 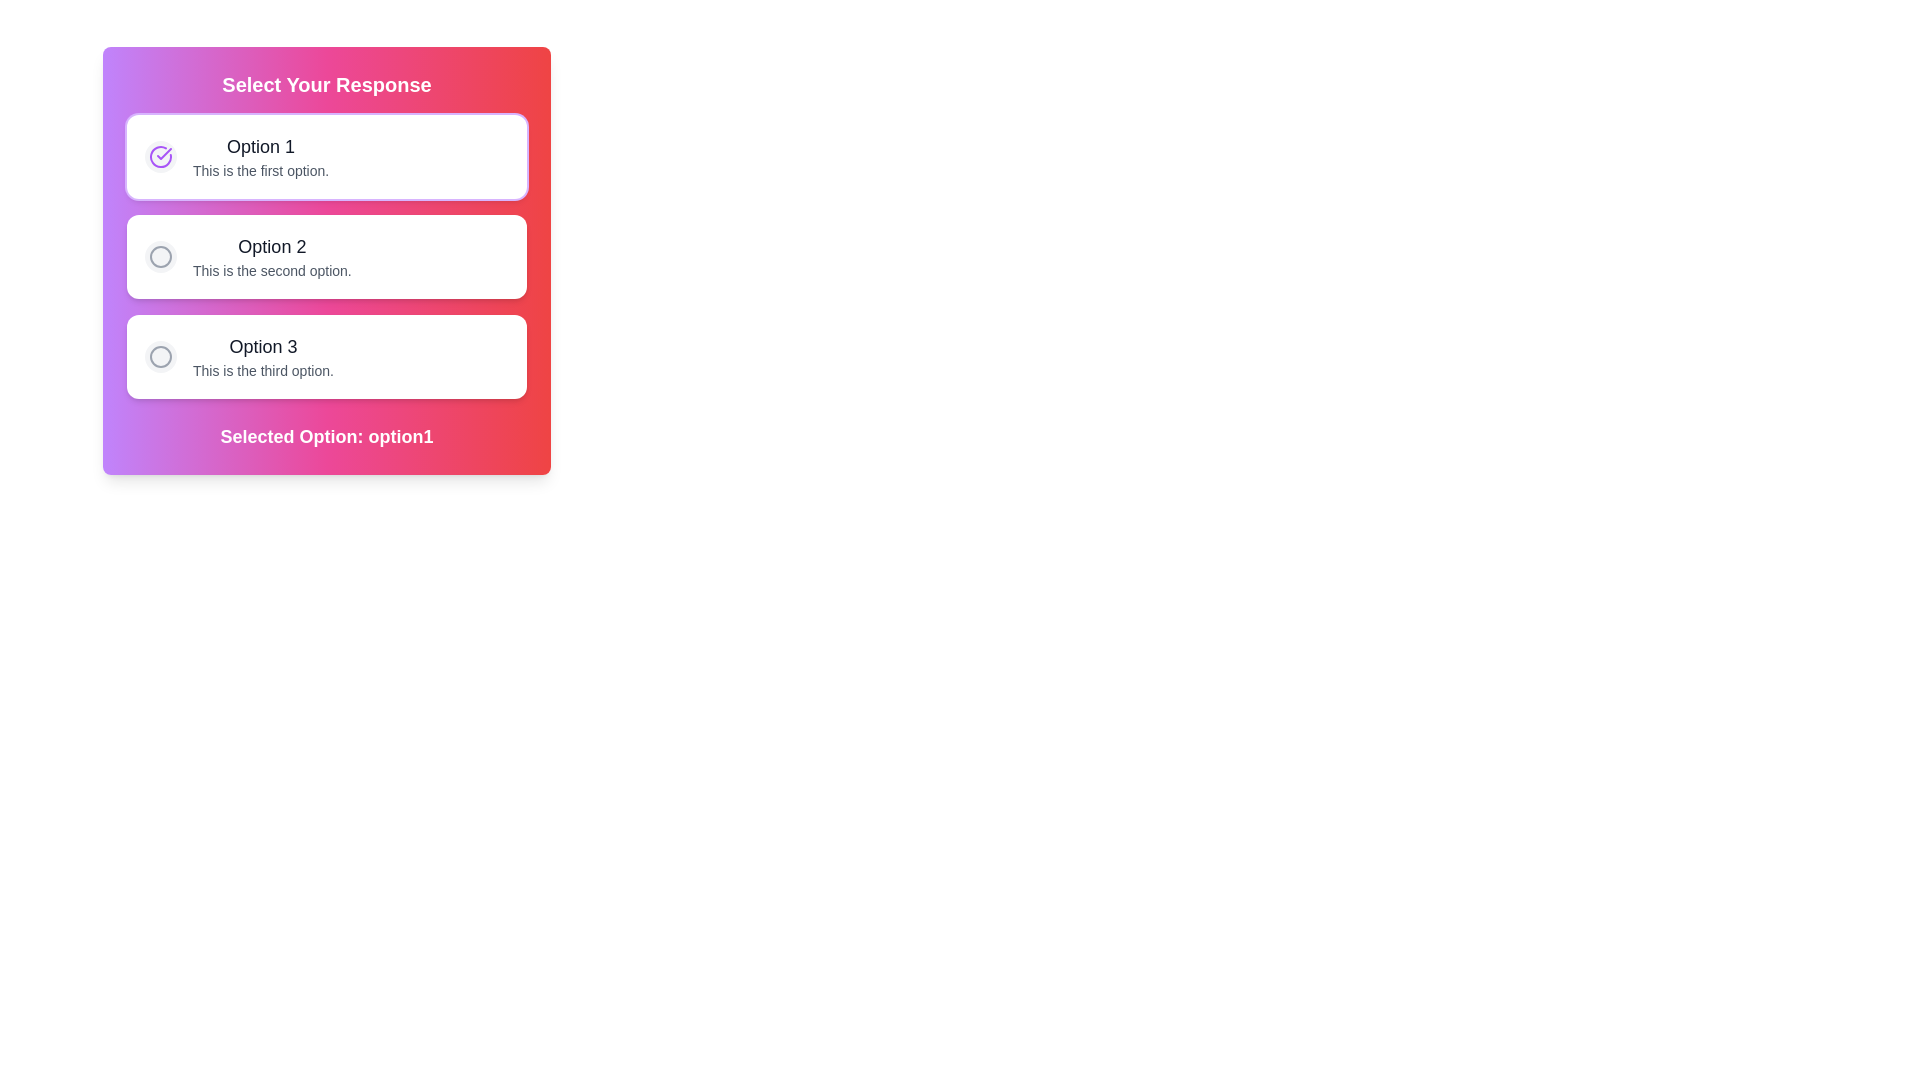 What do you see at coordinates (161, 256) in the screenshot?
I see `the second radio button` at bounding box center [161, 256].